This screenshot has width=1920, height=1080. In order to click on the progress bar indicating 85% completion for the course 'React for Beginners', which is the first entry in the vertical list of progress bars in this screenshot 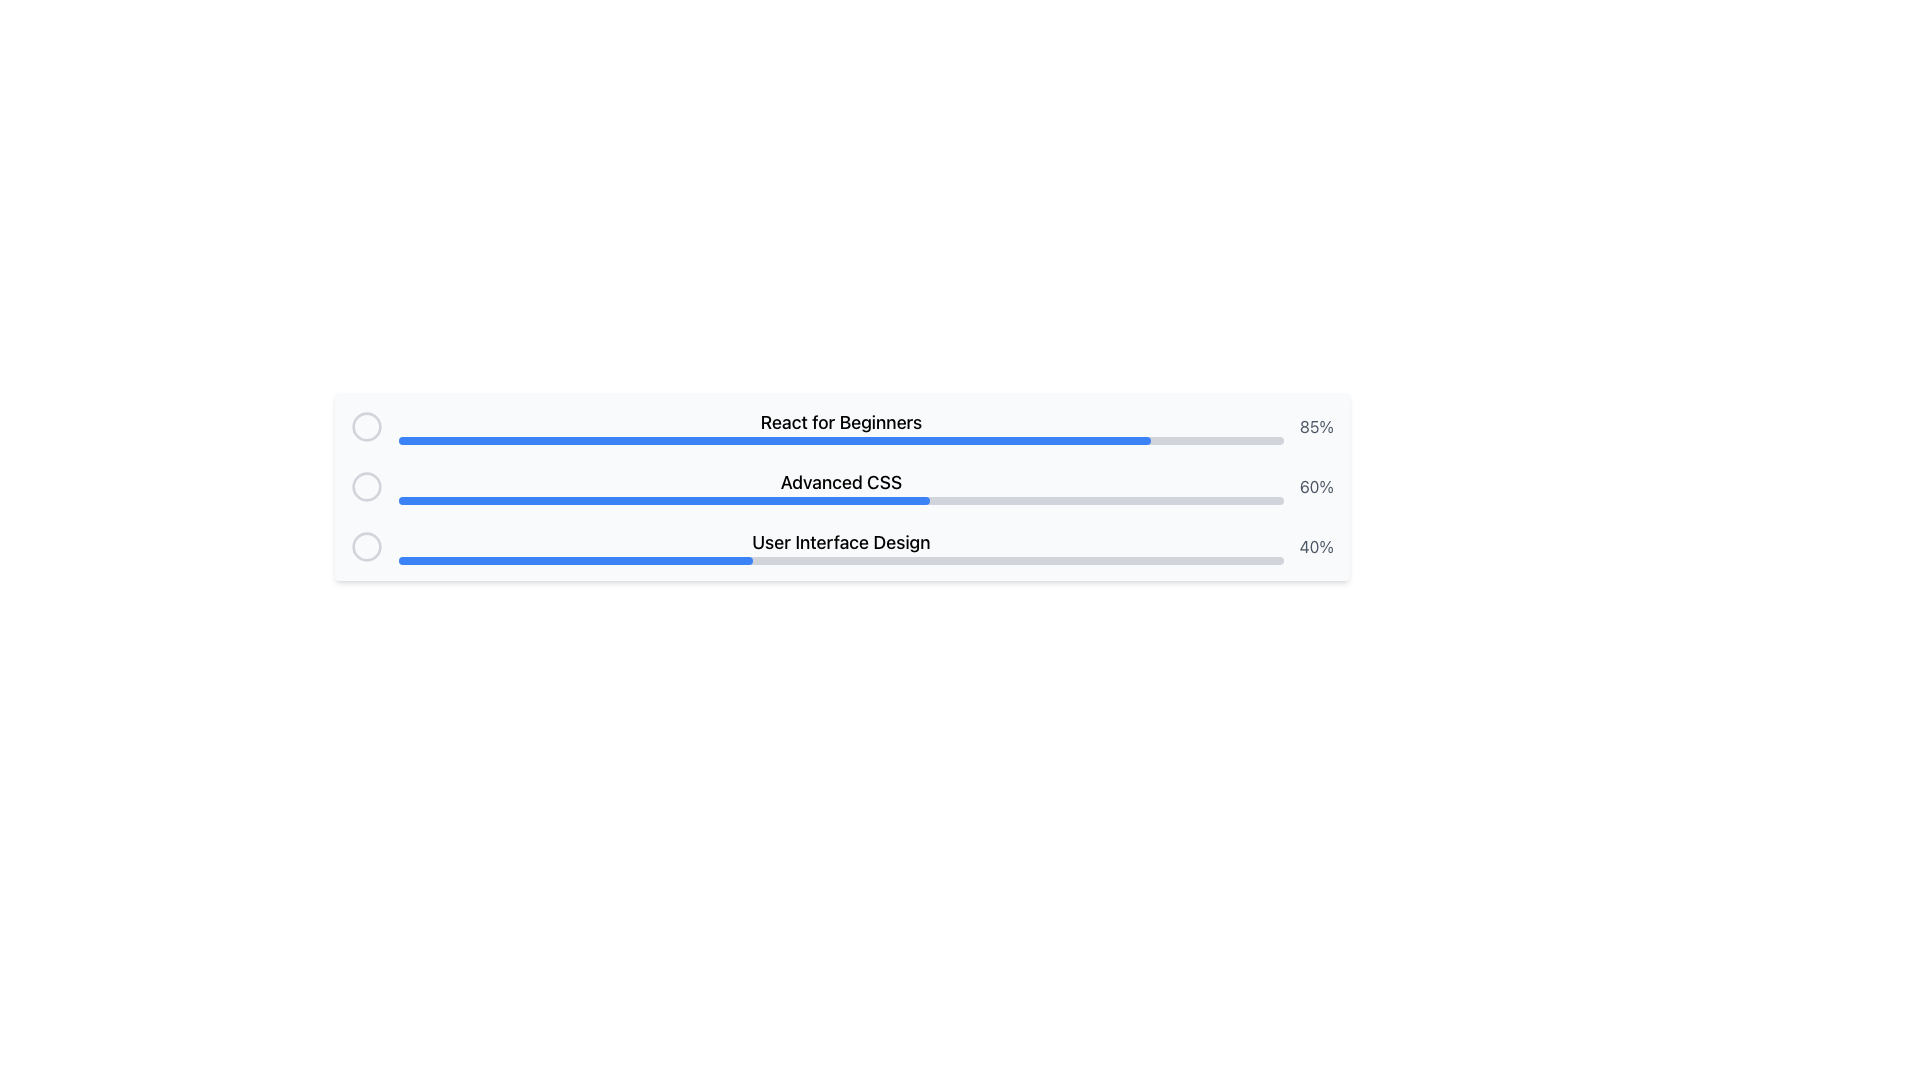, I will do `click(842, 426)`.